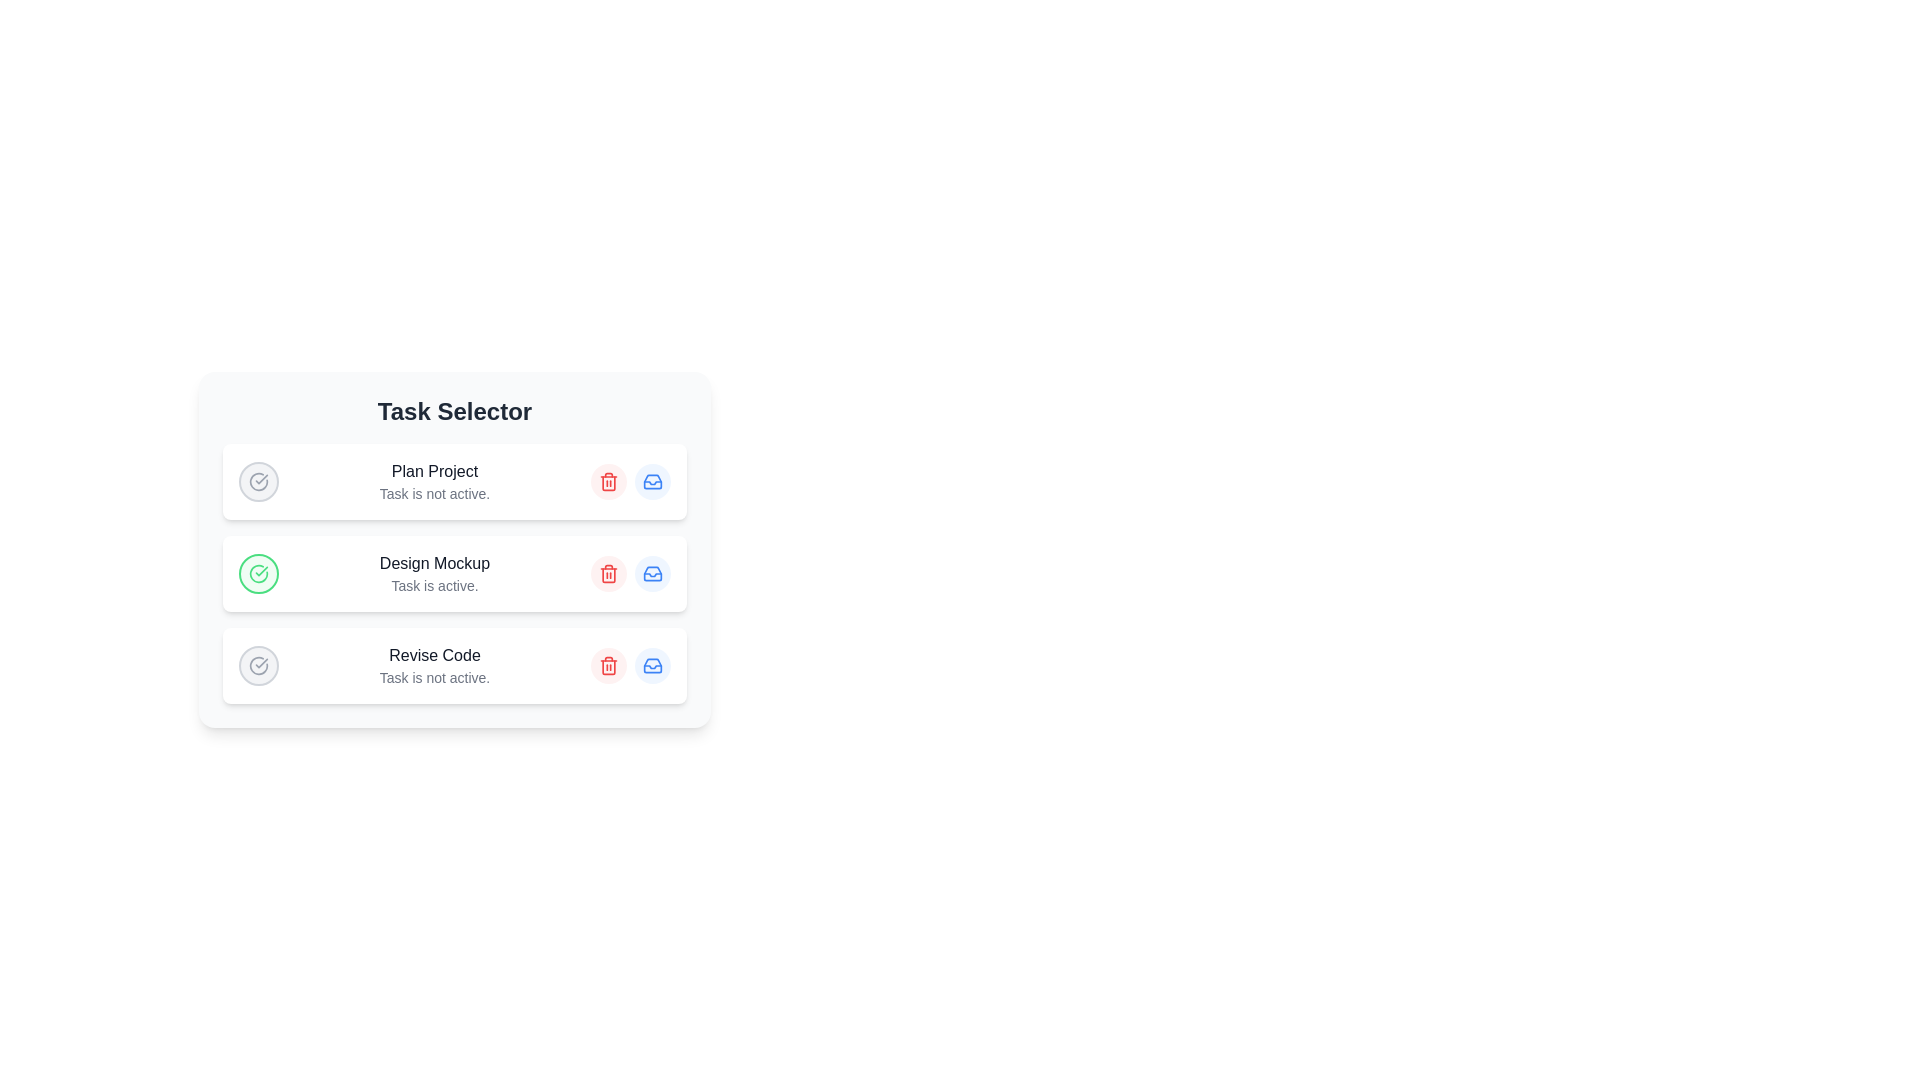 The image size is (1920, 1080). Describe the element at coordinates (652, 666) in the screenshot. I see `the blue outlined inbox icon located in the third row of the task list, next to the text 'Revise Code'` at that location.